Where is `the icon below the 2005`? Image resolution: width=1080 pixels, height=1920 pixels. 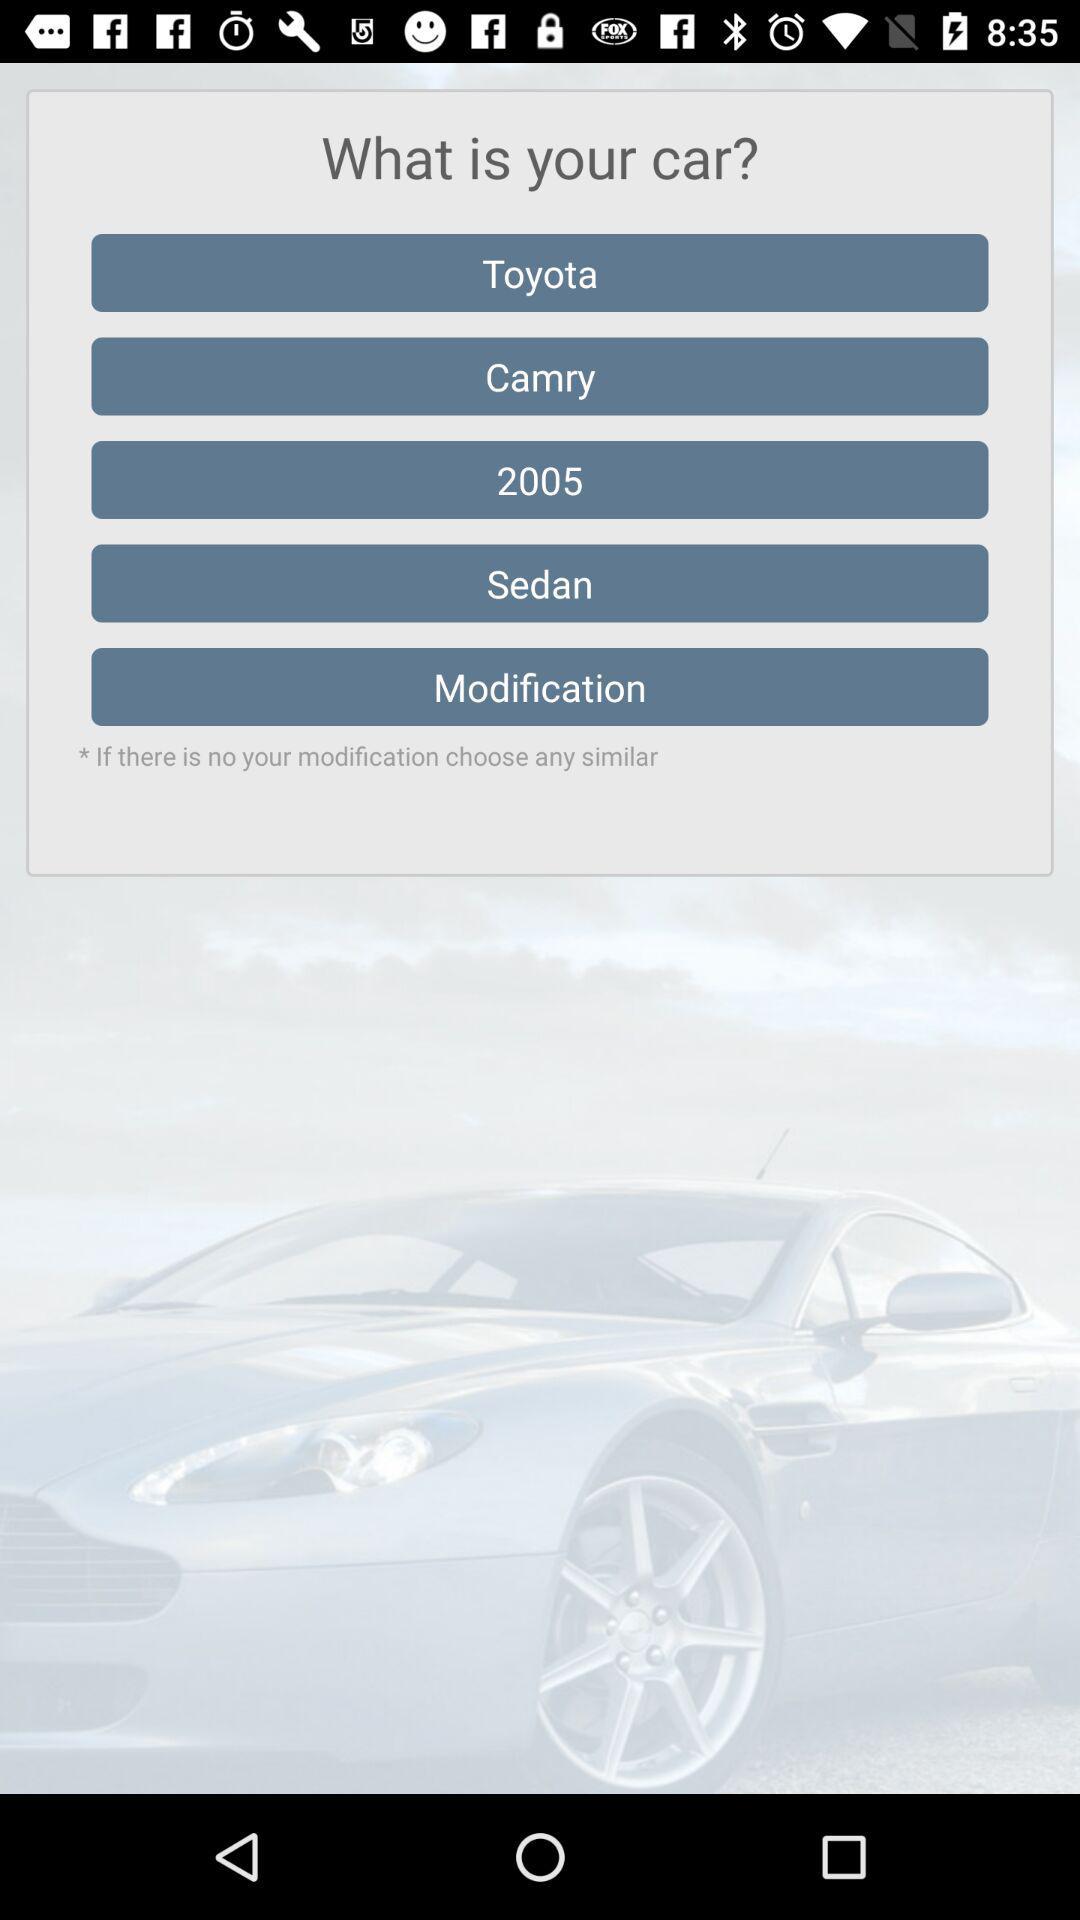 the icon below the 2005 is located at coordinates (540, 582).